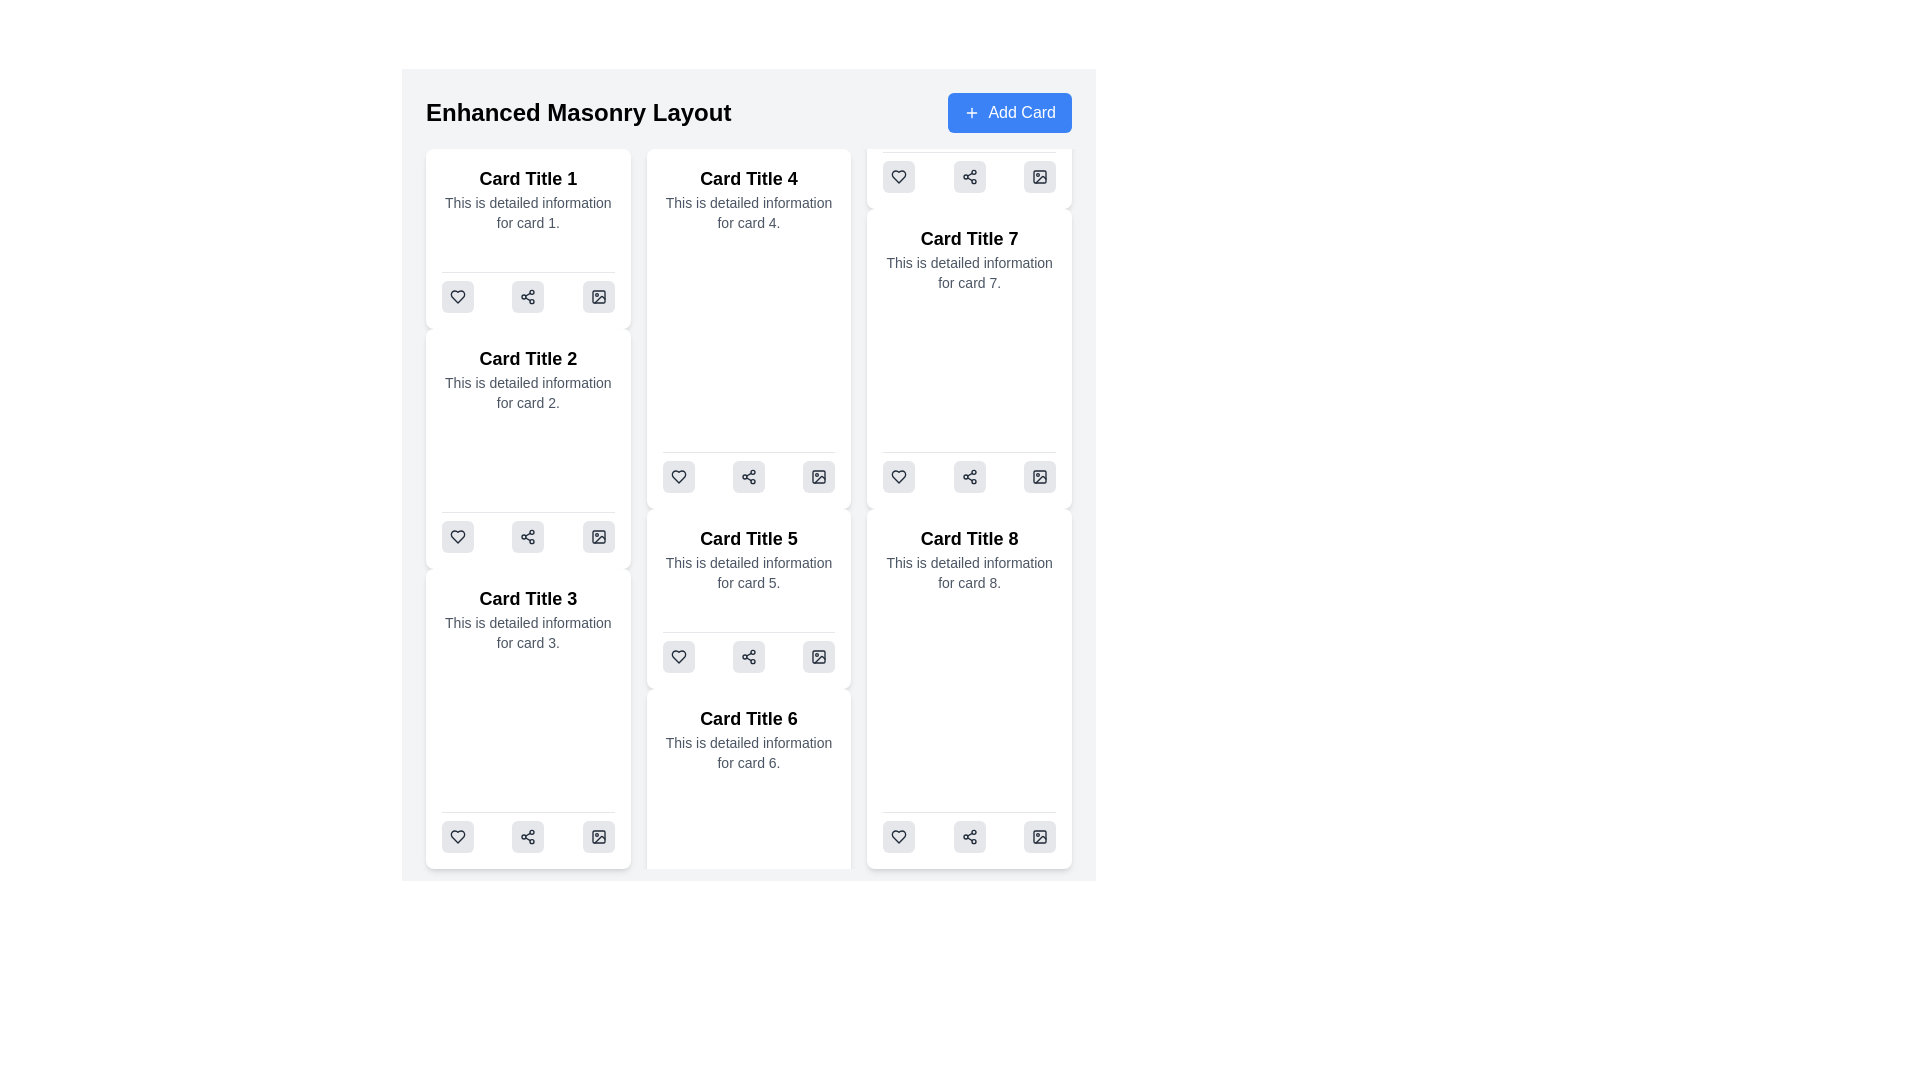 The height and width of the screenshot is (1080, 1920). What do you see at coordinates (969, 257) in the screenshot?
I see `text displayed in the card titled 'Card Title 7', which contains the heading 'Card Title 7' and the descriptive text 'This is detailed information for card 7.'` at bounding box center [969, 257].